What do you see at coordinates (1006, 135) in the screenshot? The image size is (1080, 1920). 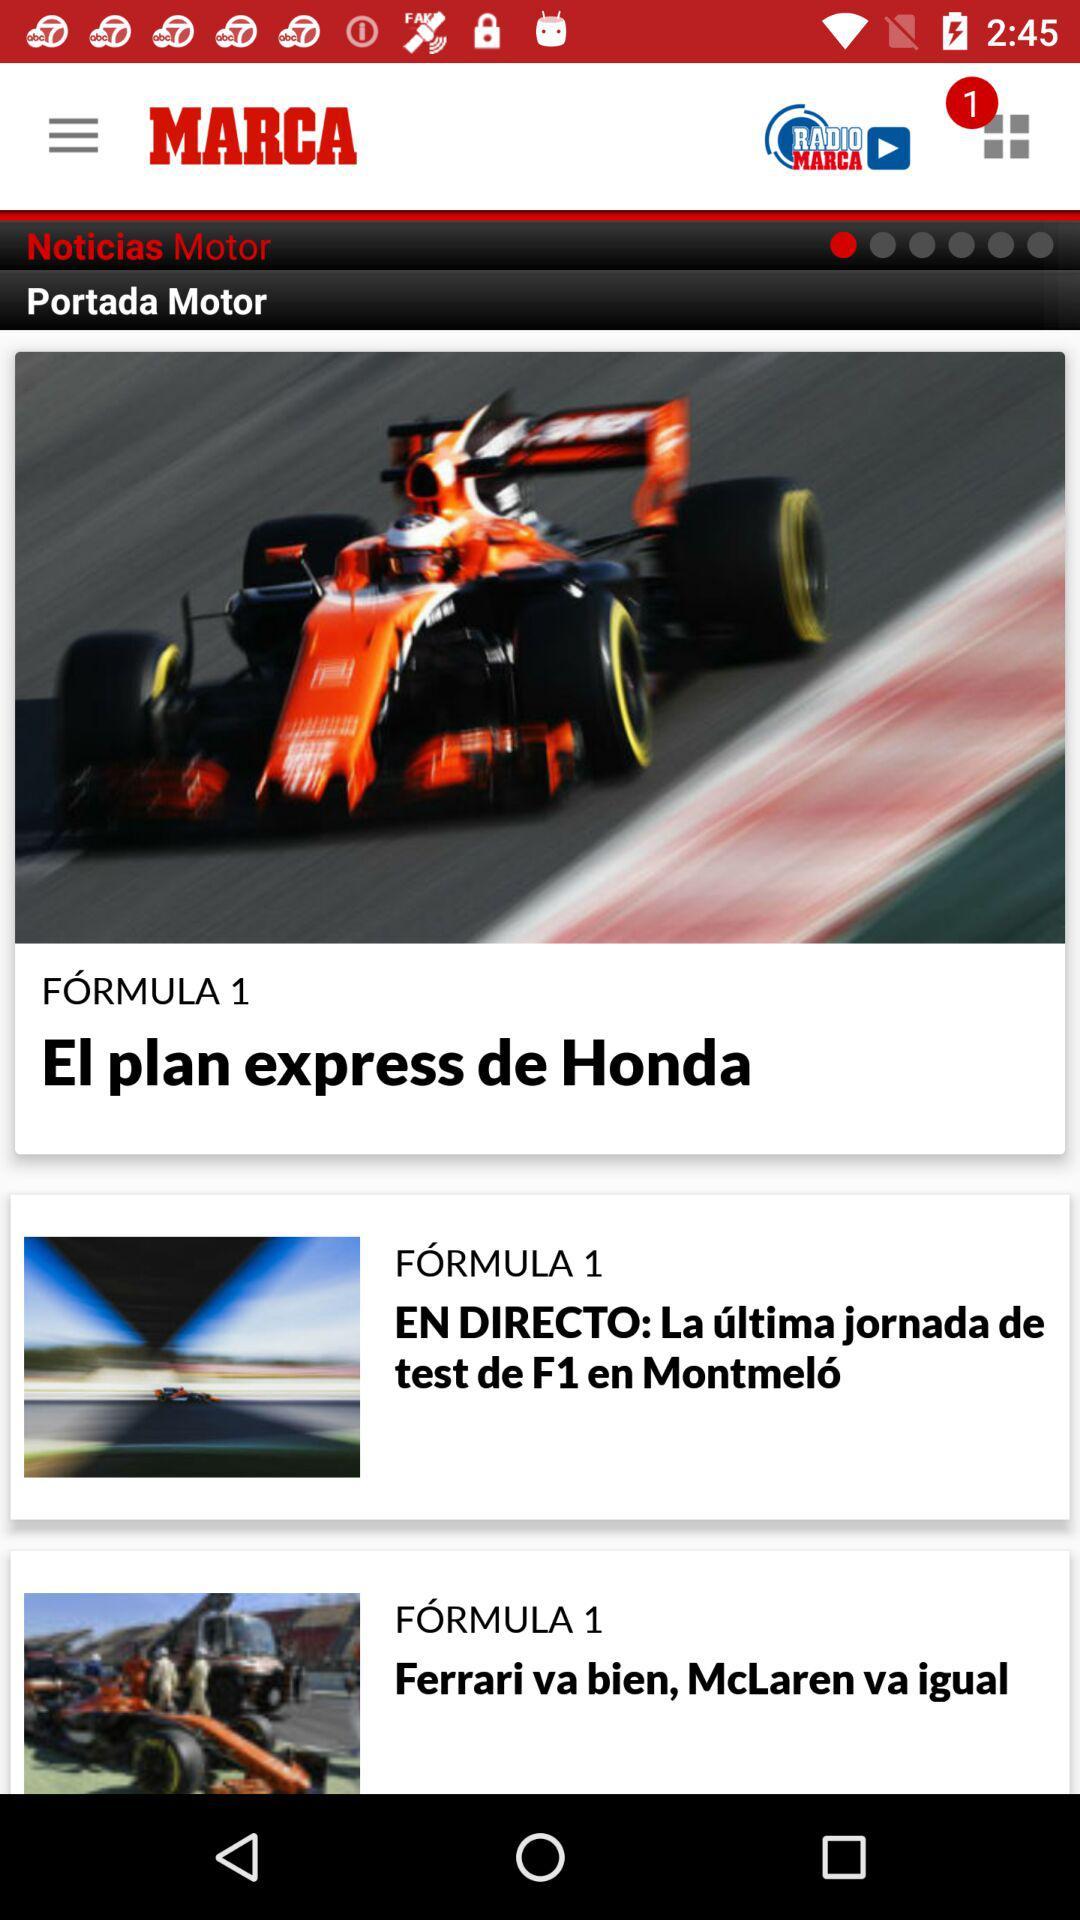 I see `menu` at bounding box center [1006, 135].